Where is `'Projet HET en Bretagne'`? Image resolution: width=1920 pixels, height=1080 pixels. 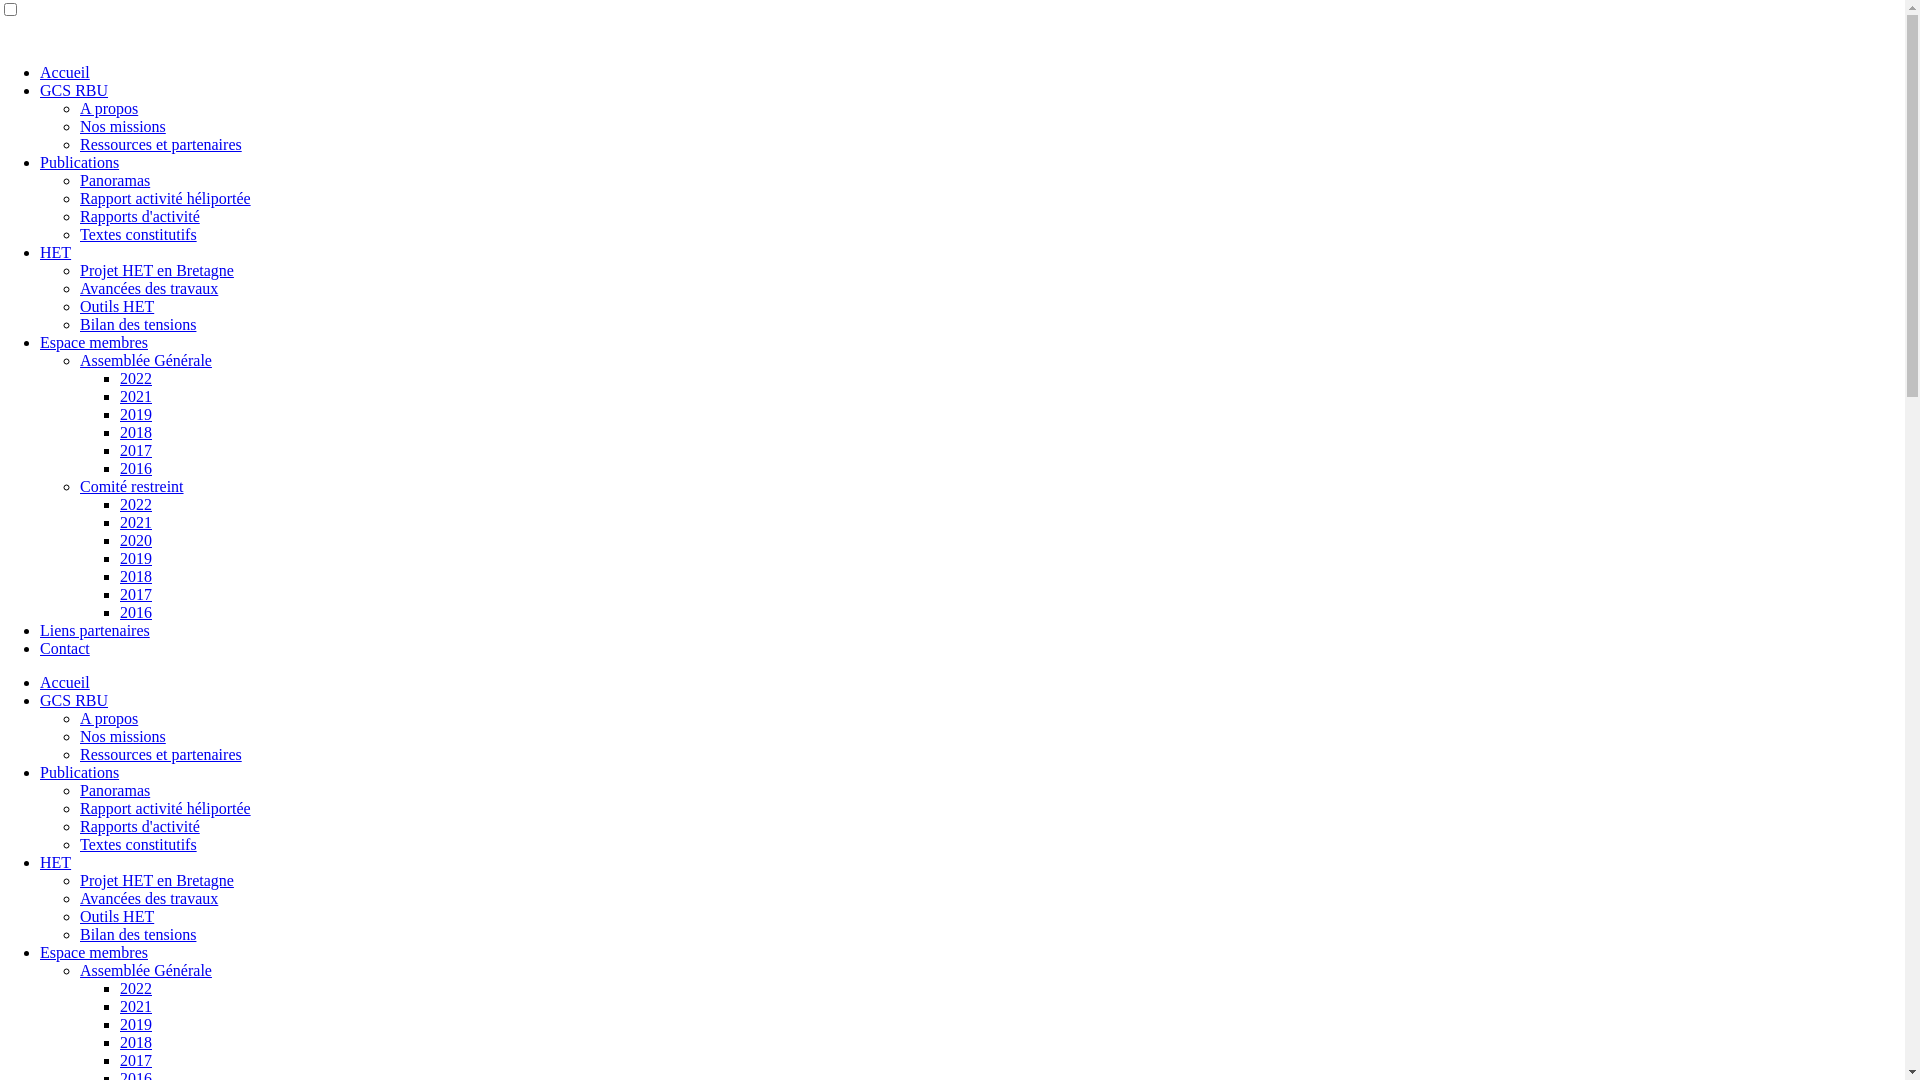
'Projet HET en Bretagne' is located at coordinates (156, 879).